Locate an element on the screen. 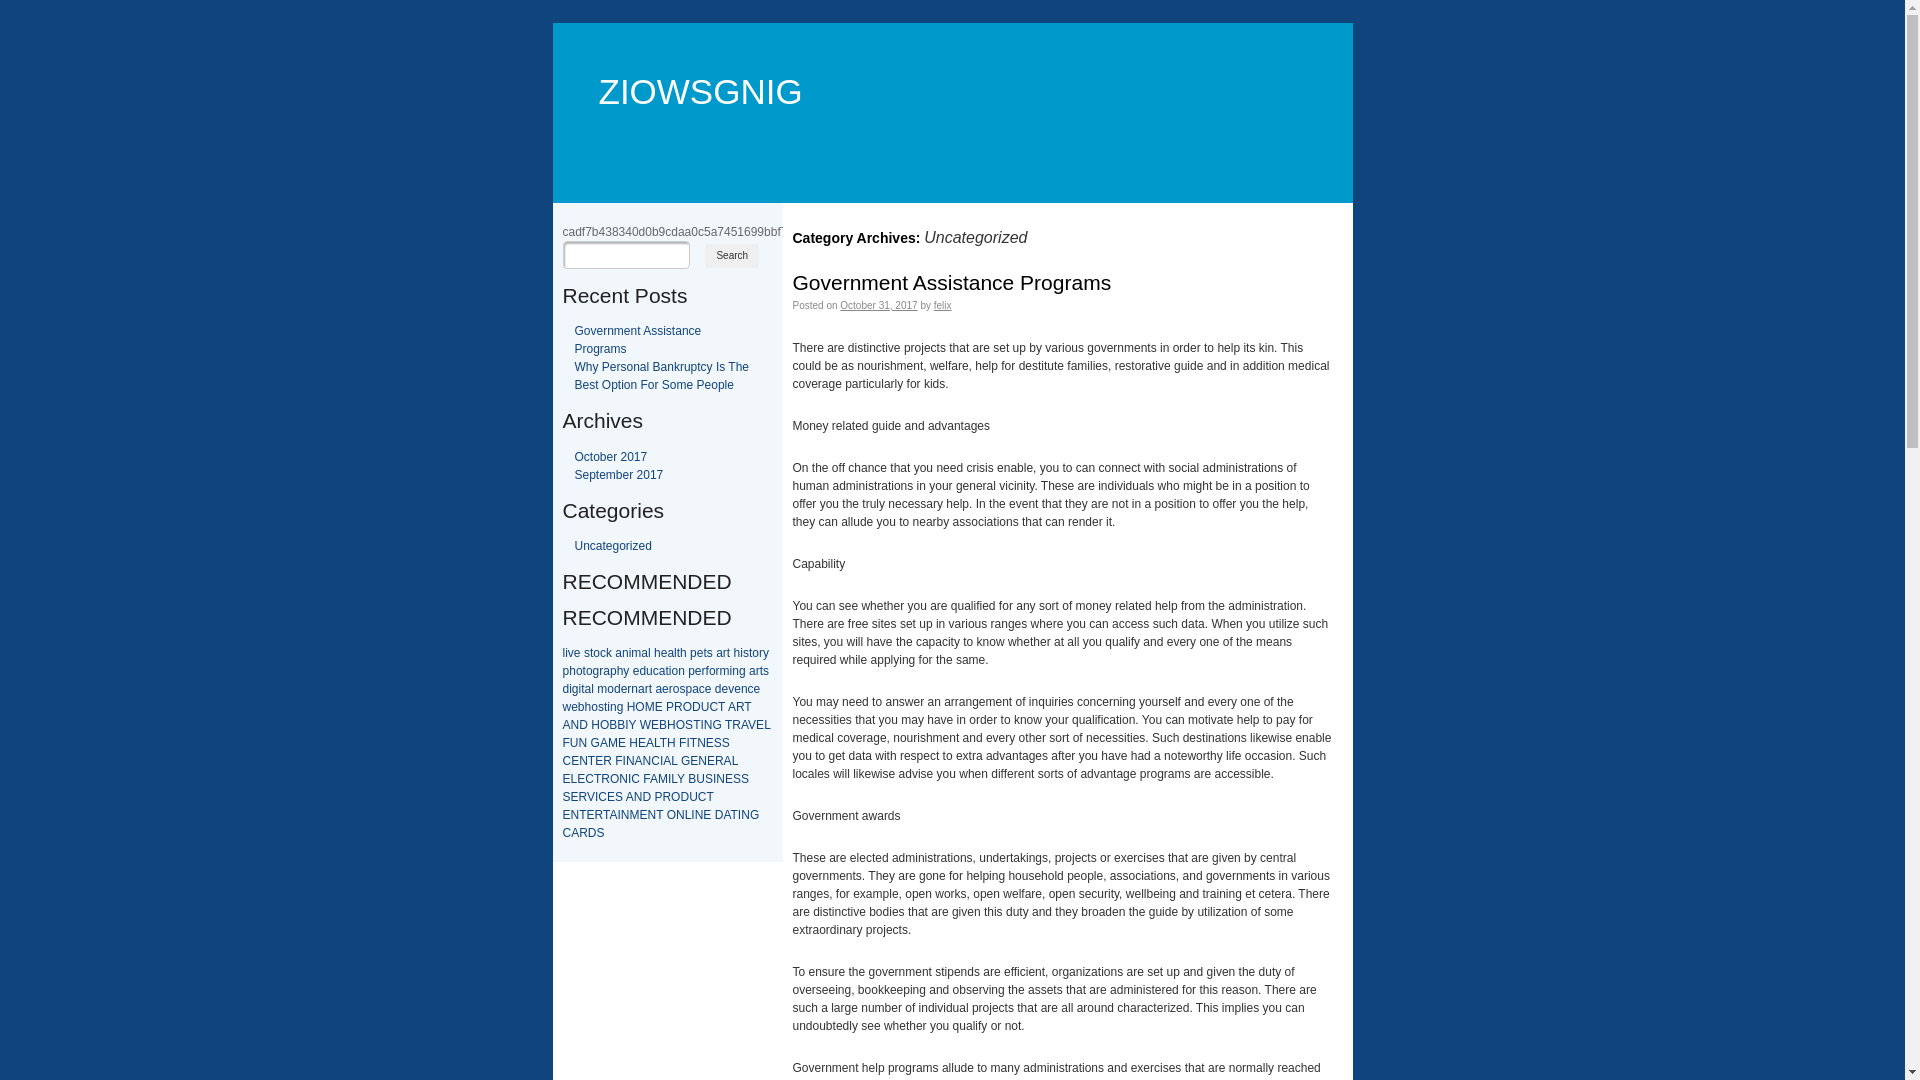 The width and height of the screenshot is (1920, 1080). 'p' is located at coordinates (688, 688).